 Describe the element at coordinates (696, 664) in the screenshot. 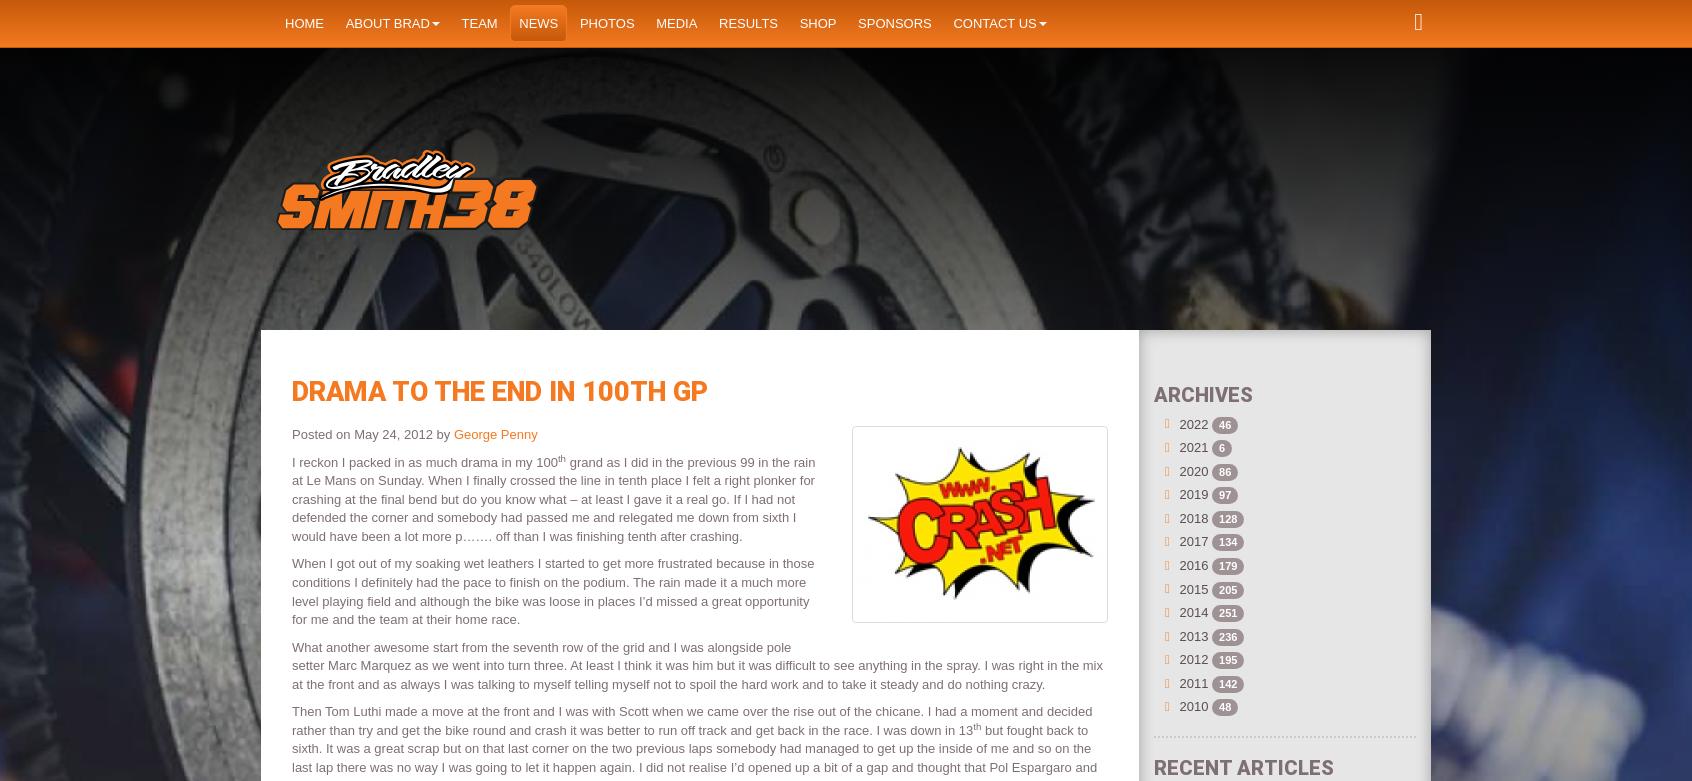

I see `'What another awesome start from the seventh row of the grid and I was alongside pole setter Marc Marquez as we went into turn three. At least I think it was him but it was difficult to see anything in the spray. I was right in the mix at the front and as always I was talking to myself telling myself not to spoil the hard work and to take it steady and do nothing crazy.'` at that location.